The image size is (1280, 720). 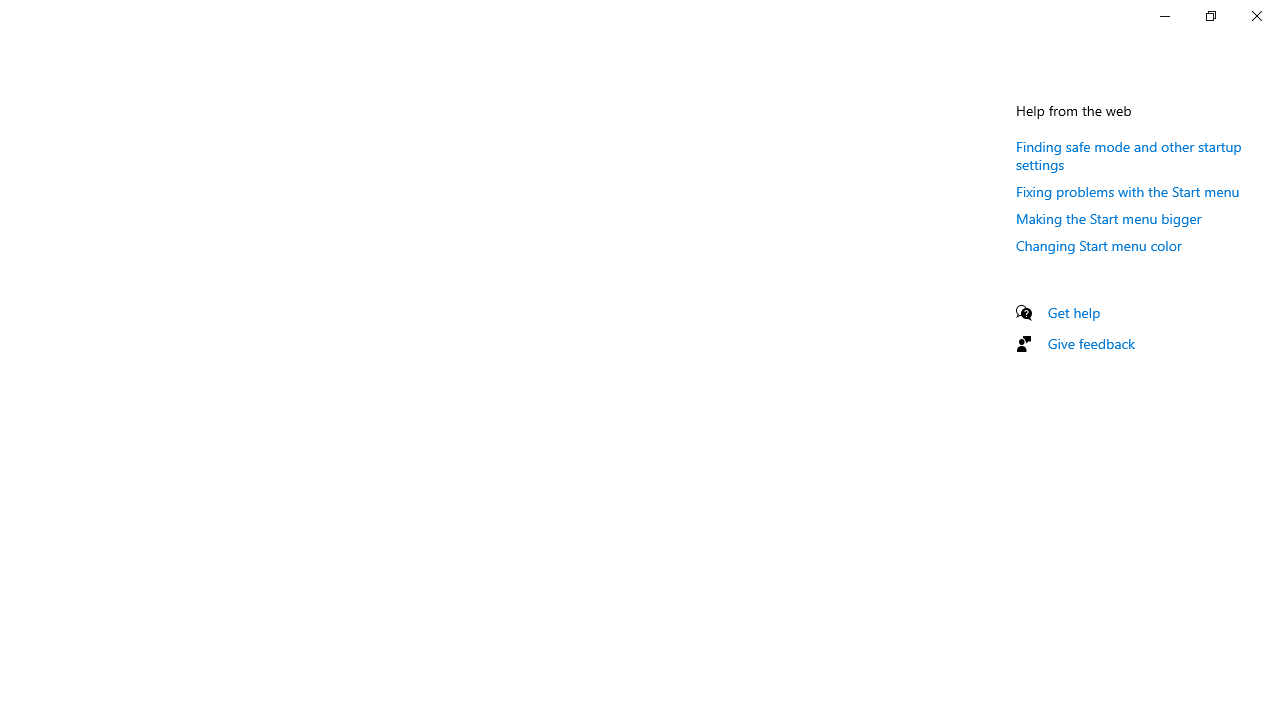 What do you see at coordinates (1097, 244) in the screenshot?
I see `'Changing Start menu color'` at bounding box center [1097, 244].